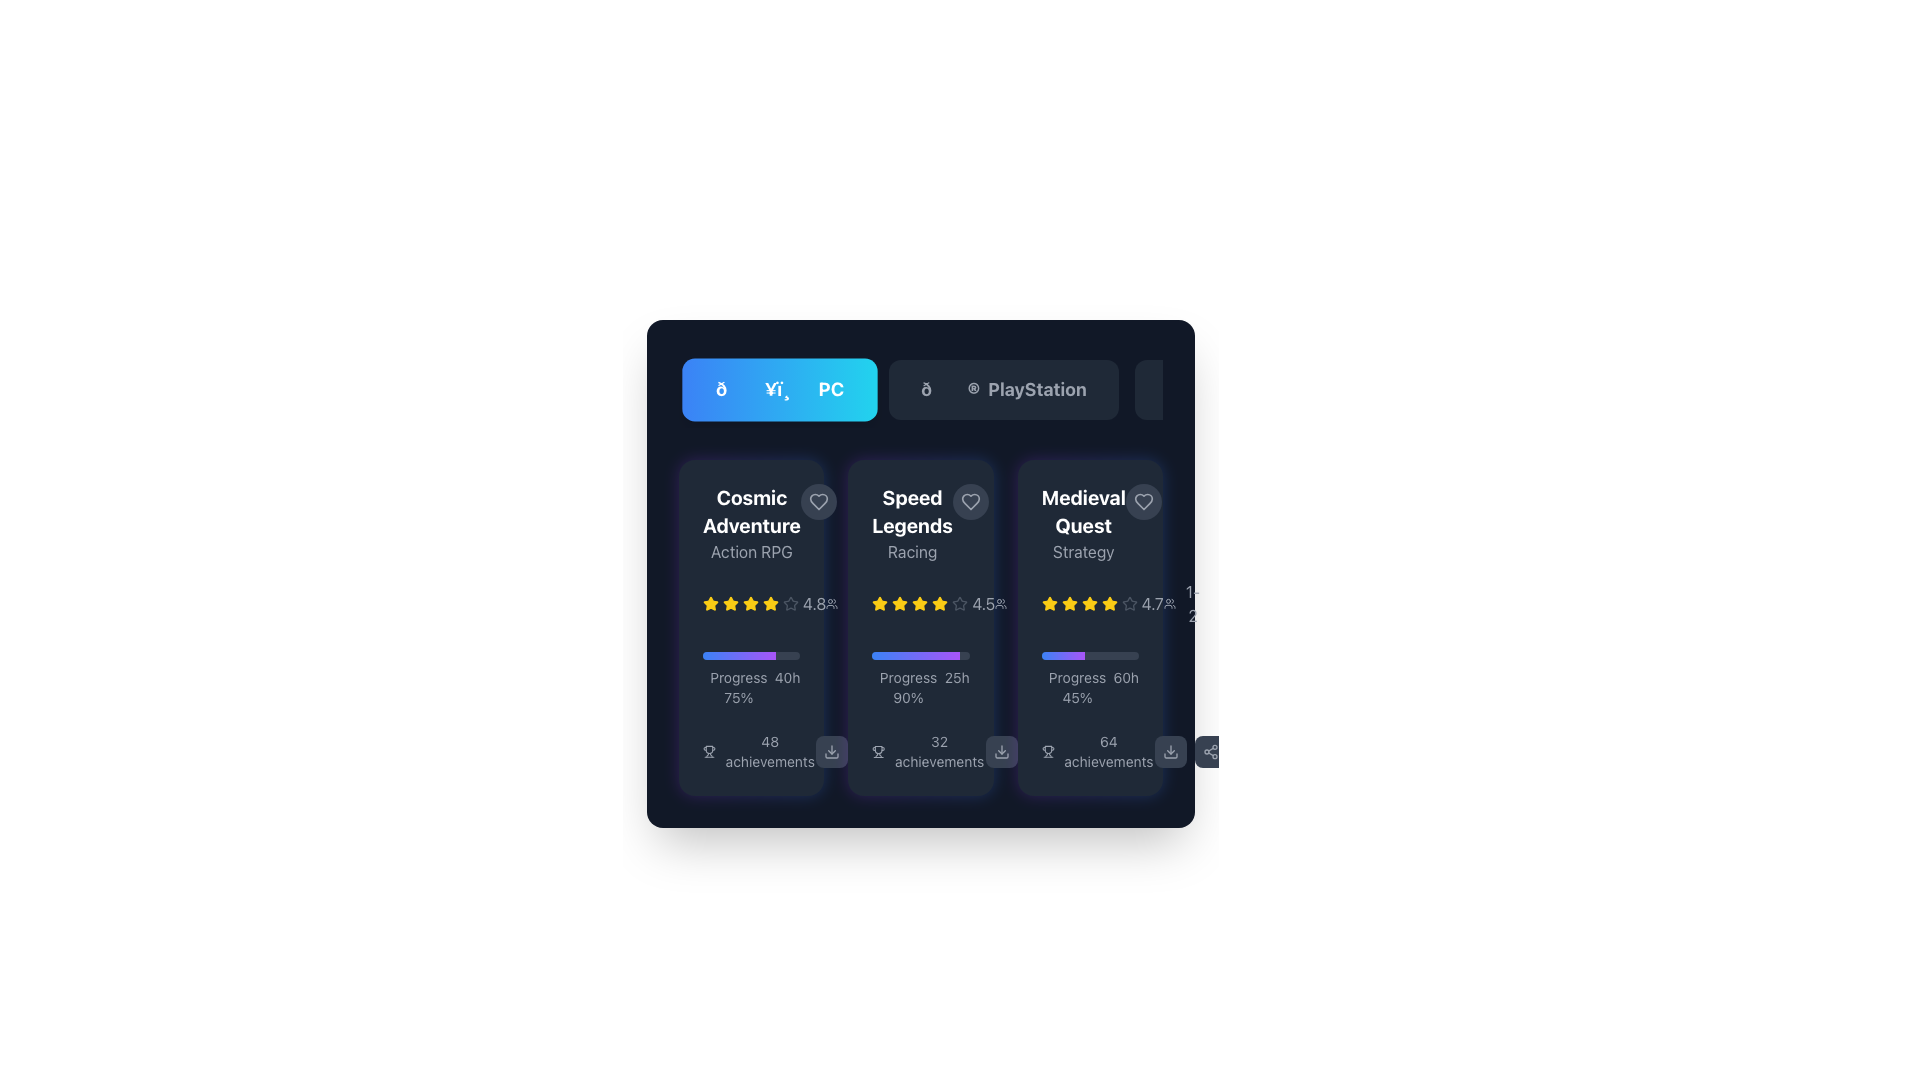 The image size is (1920, 1080). What do you see at coordinates (938, 752) in the screenshot?
I see `text content of the Text Label that displays the number of achievements completed or available, located in the center of the third card in the row, beneath the progress bar and above the trophy icon` at bounding box center [938, 752].